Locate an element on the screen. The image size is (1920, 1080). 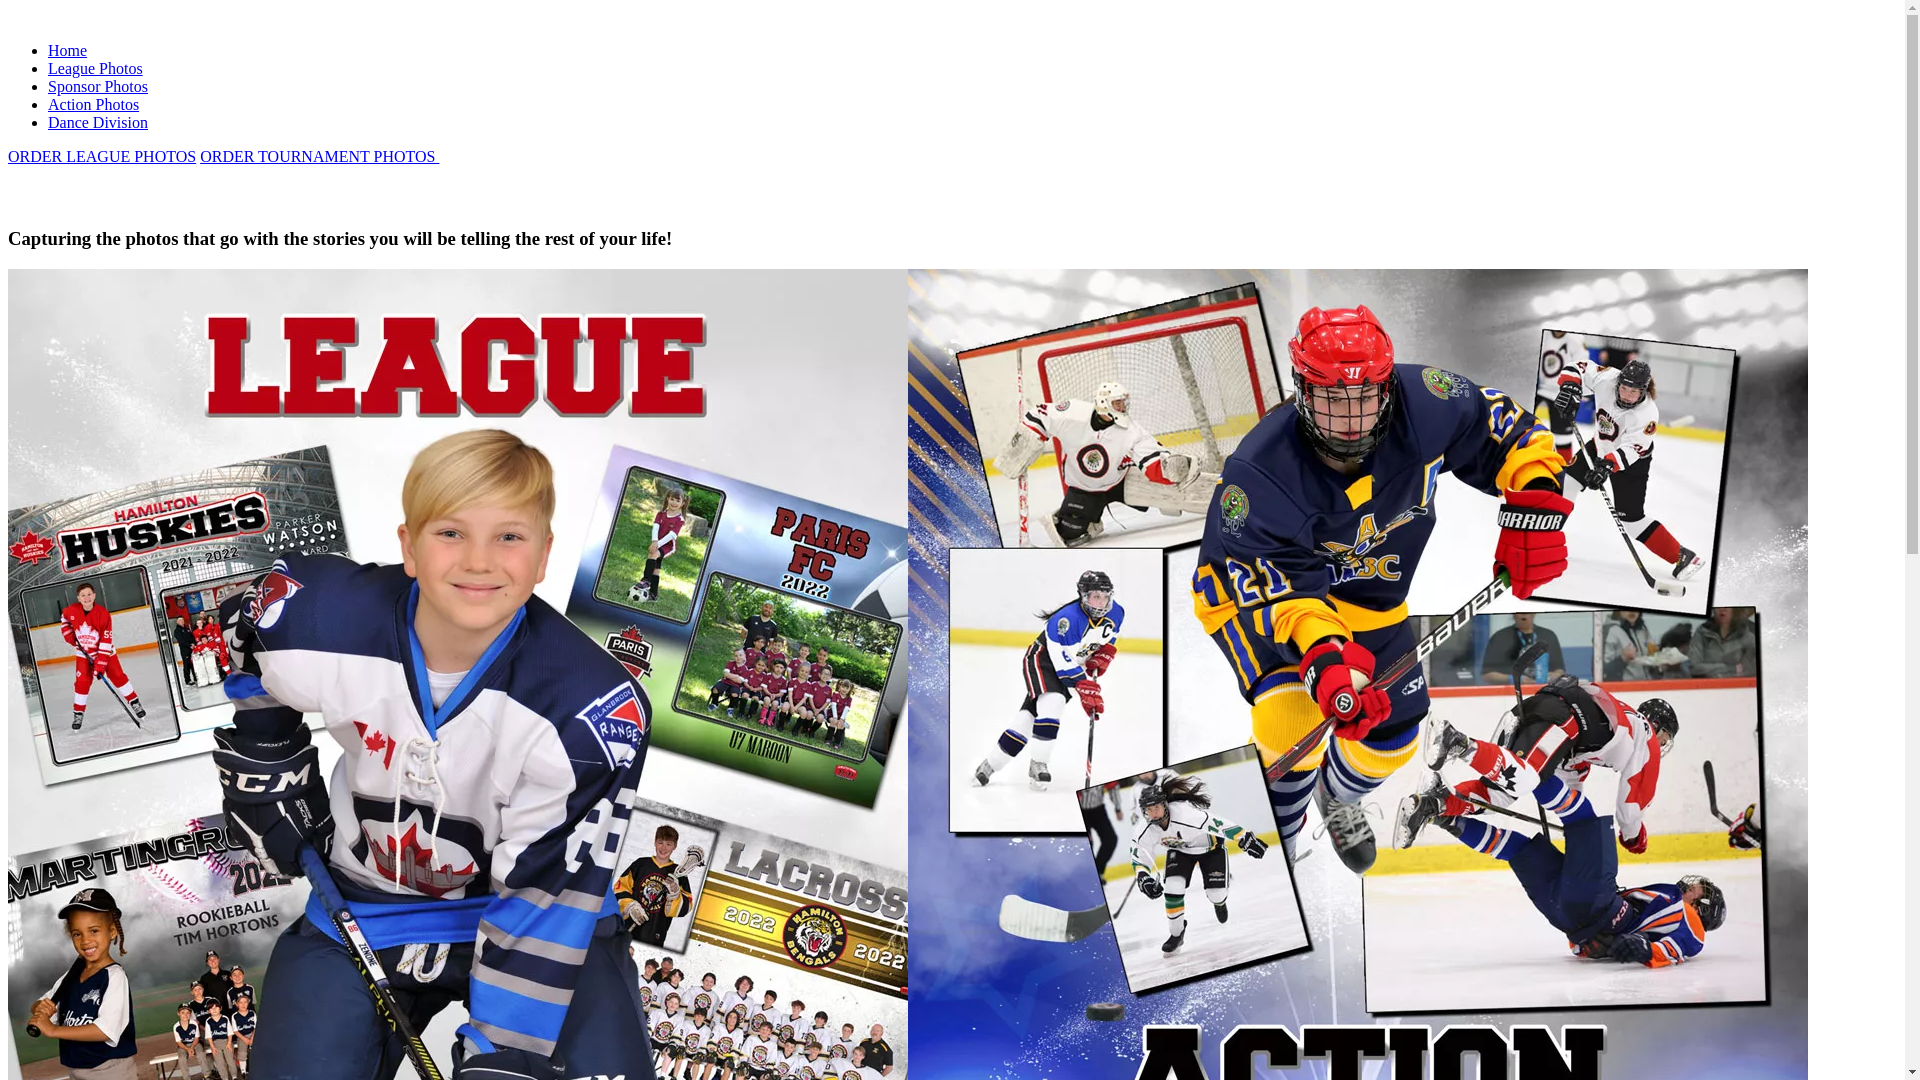
'Action Photos' is located at coordinates (92, 104).